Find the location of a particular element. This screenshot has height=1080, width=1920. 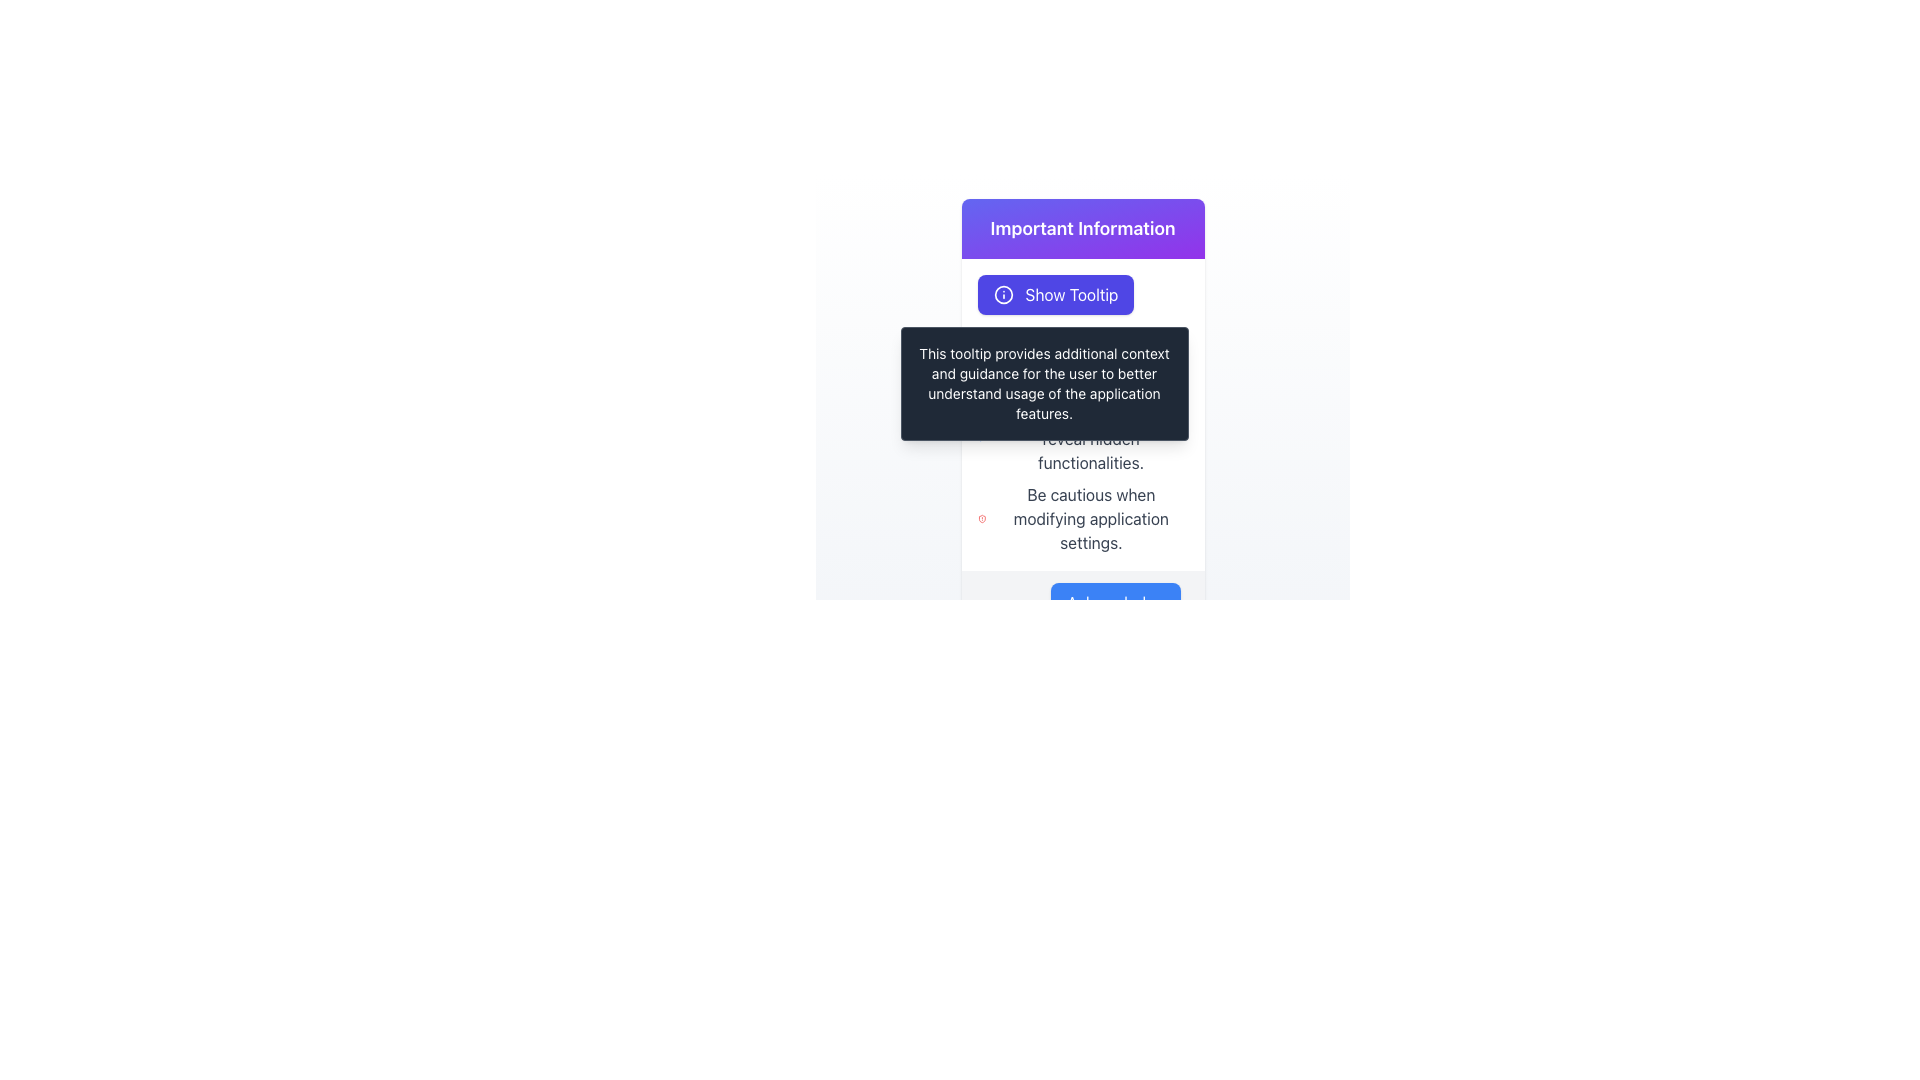

the centrally positioned text label that serves as a header or title in the rectangular header section with a gradient background is located at coordinates (1082, 227).